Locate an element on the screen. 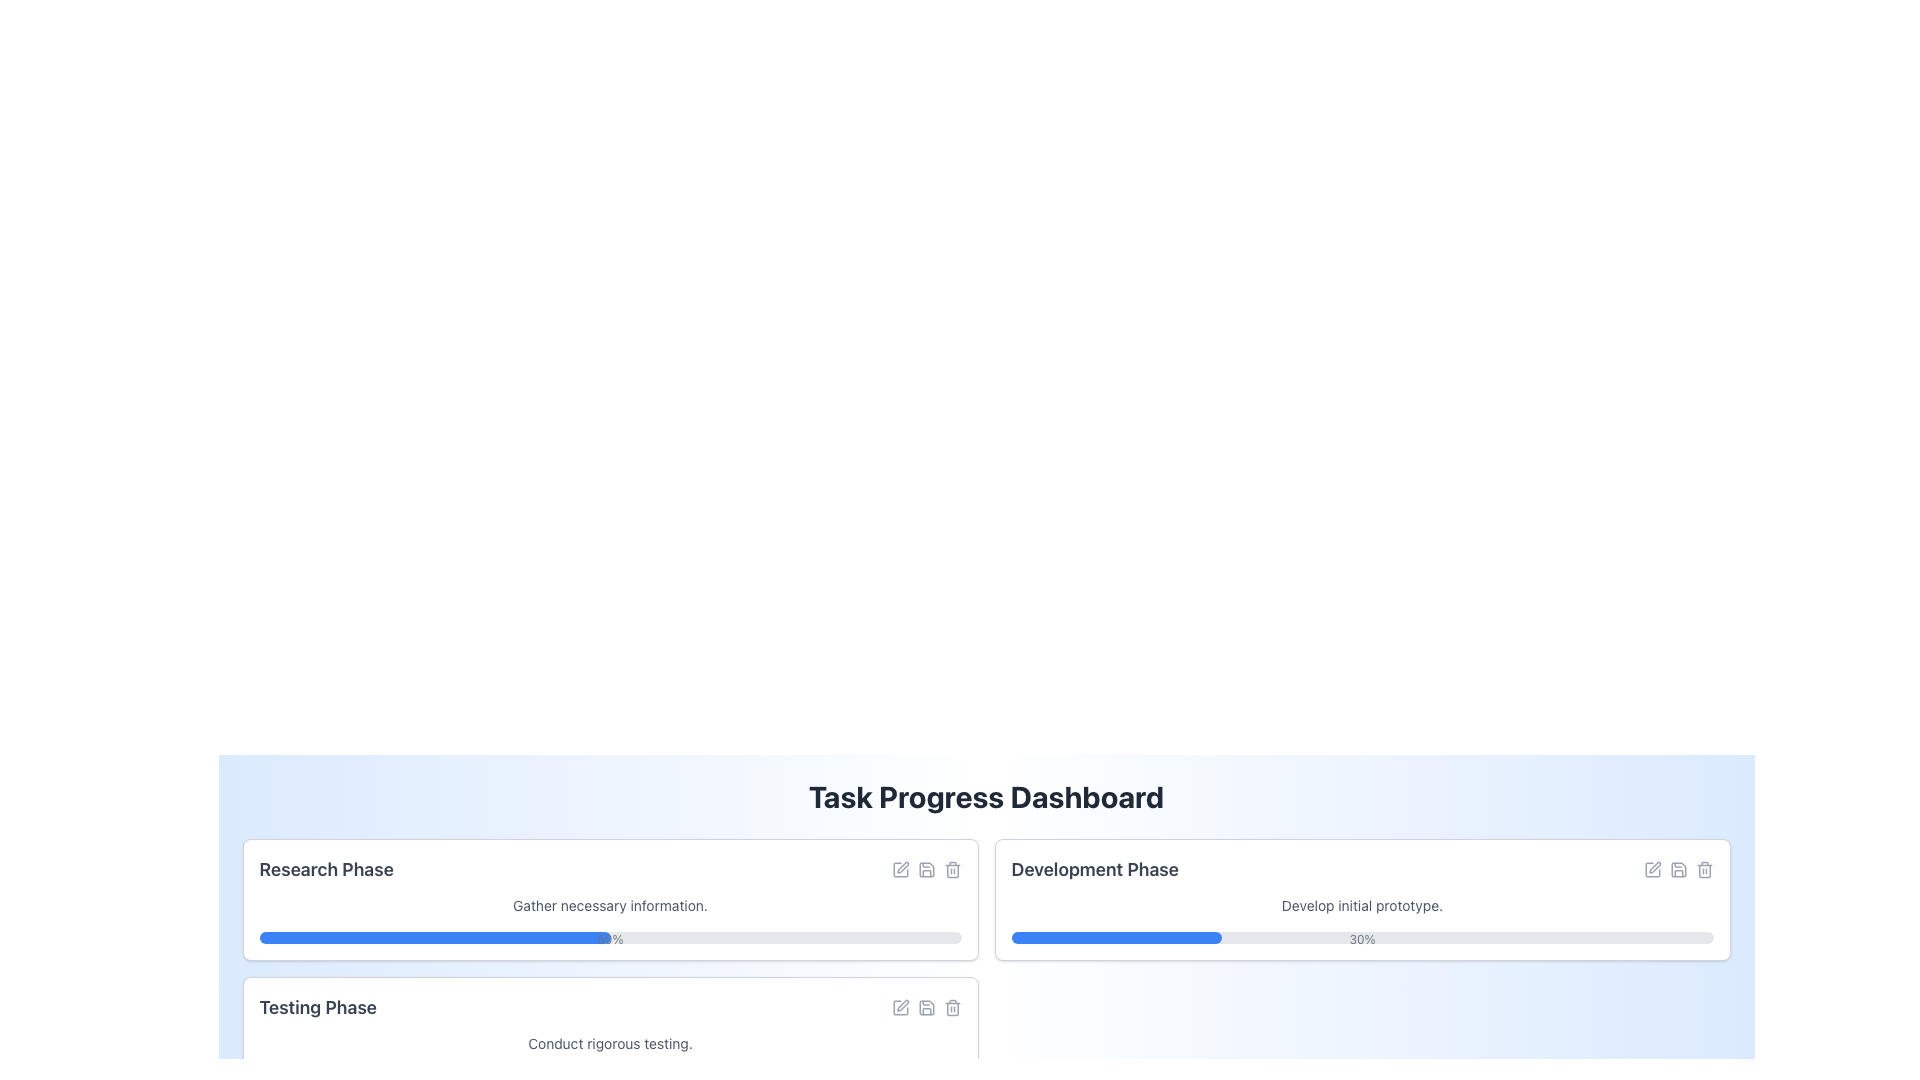 The height and width of the screenshot is (1080, 1920). the progress bar representing 30% completion of the 'Development Phase' task is located at coordinates (1361, 937).